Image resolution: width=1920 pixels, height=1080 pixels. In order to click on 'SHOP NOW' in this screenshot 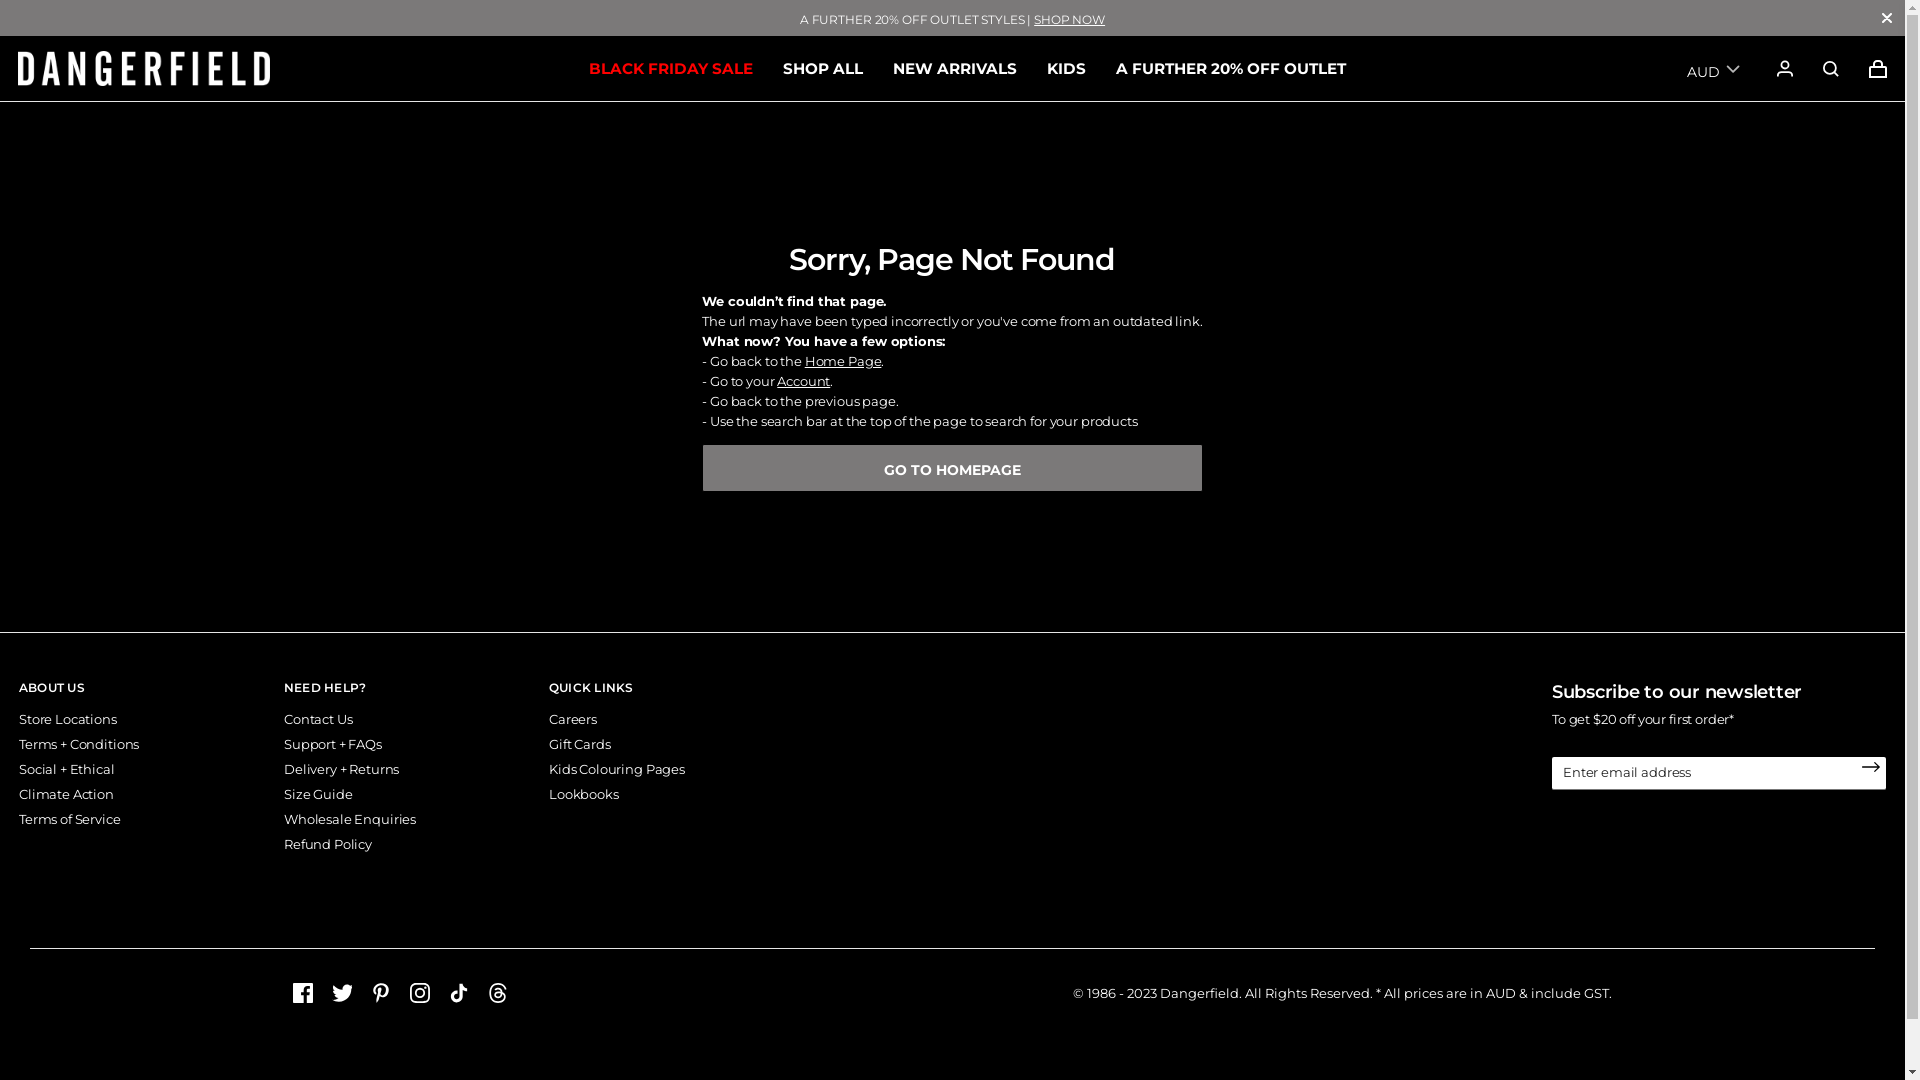, I will do `click(1068, 19)`.